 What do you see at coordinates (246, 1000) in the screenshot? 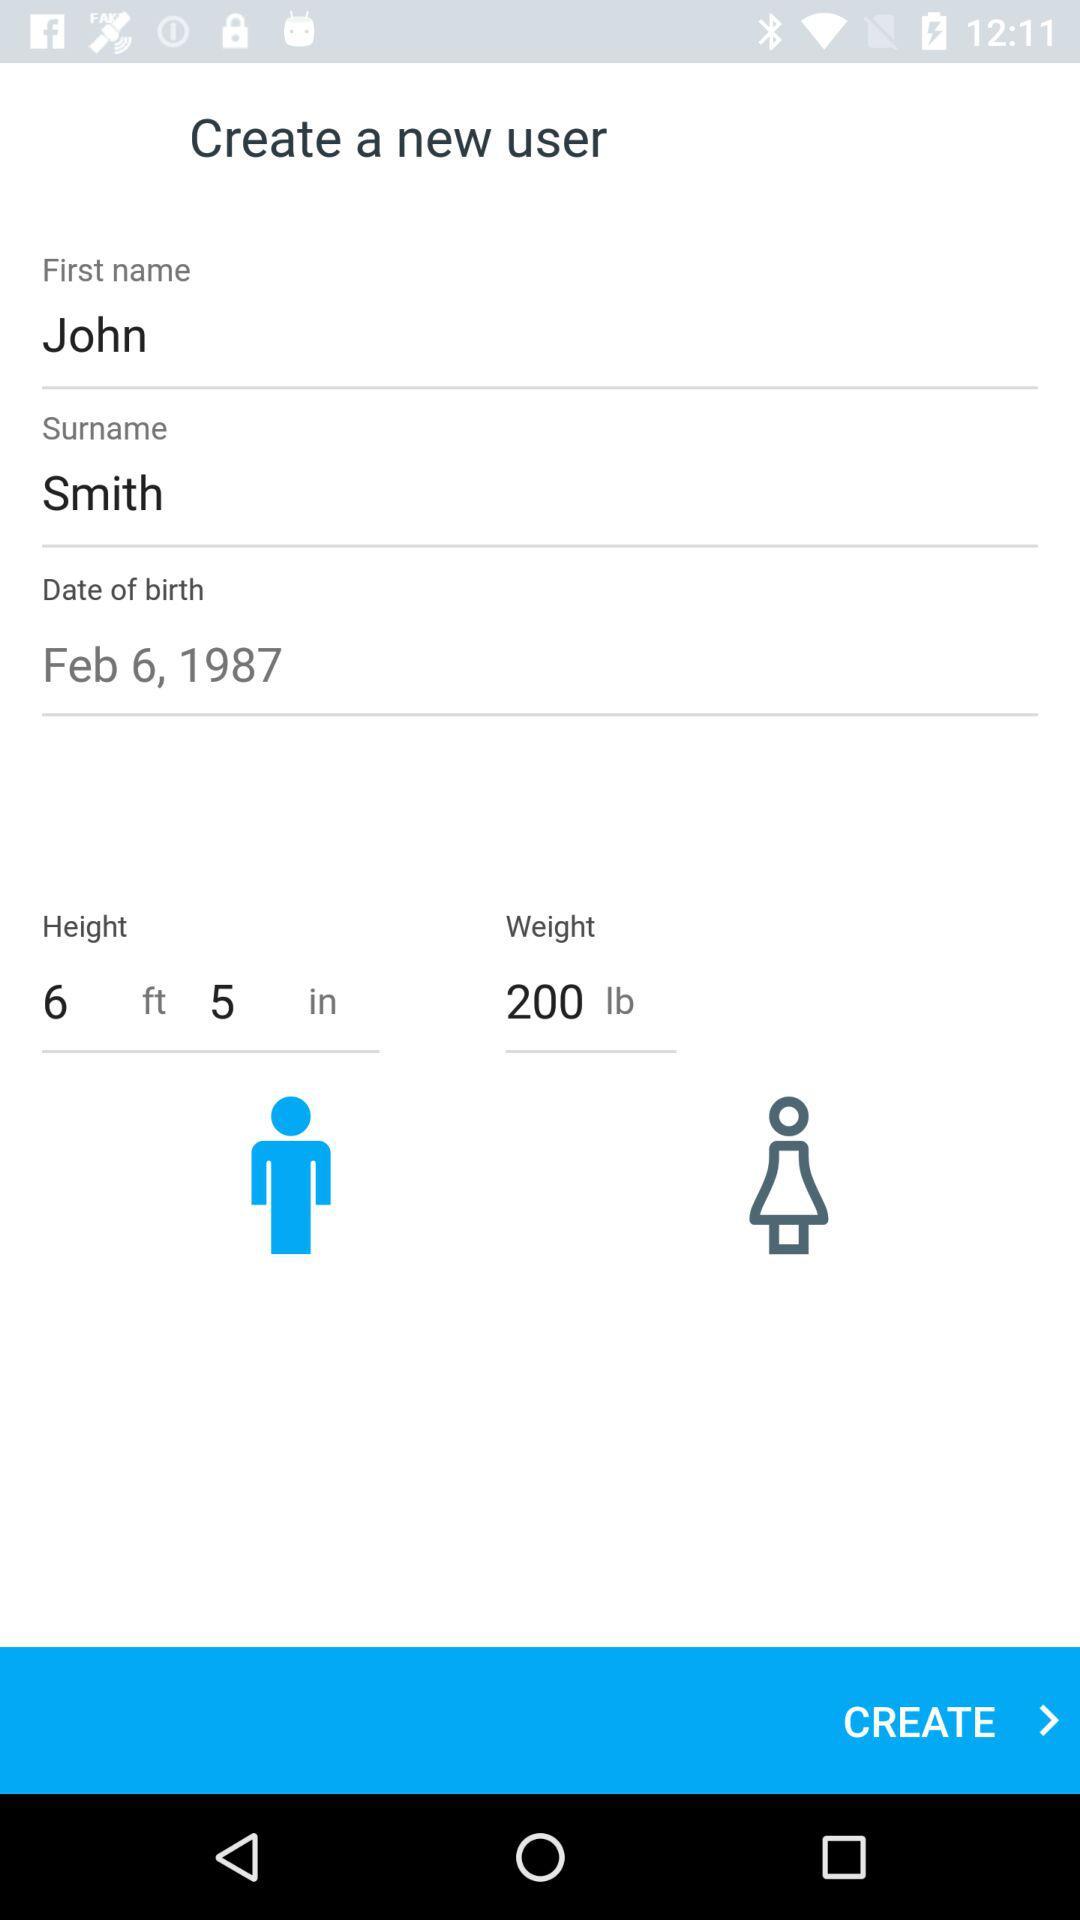
I see `item next to in icon` at bounding box center [246, 1000].